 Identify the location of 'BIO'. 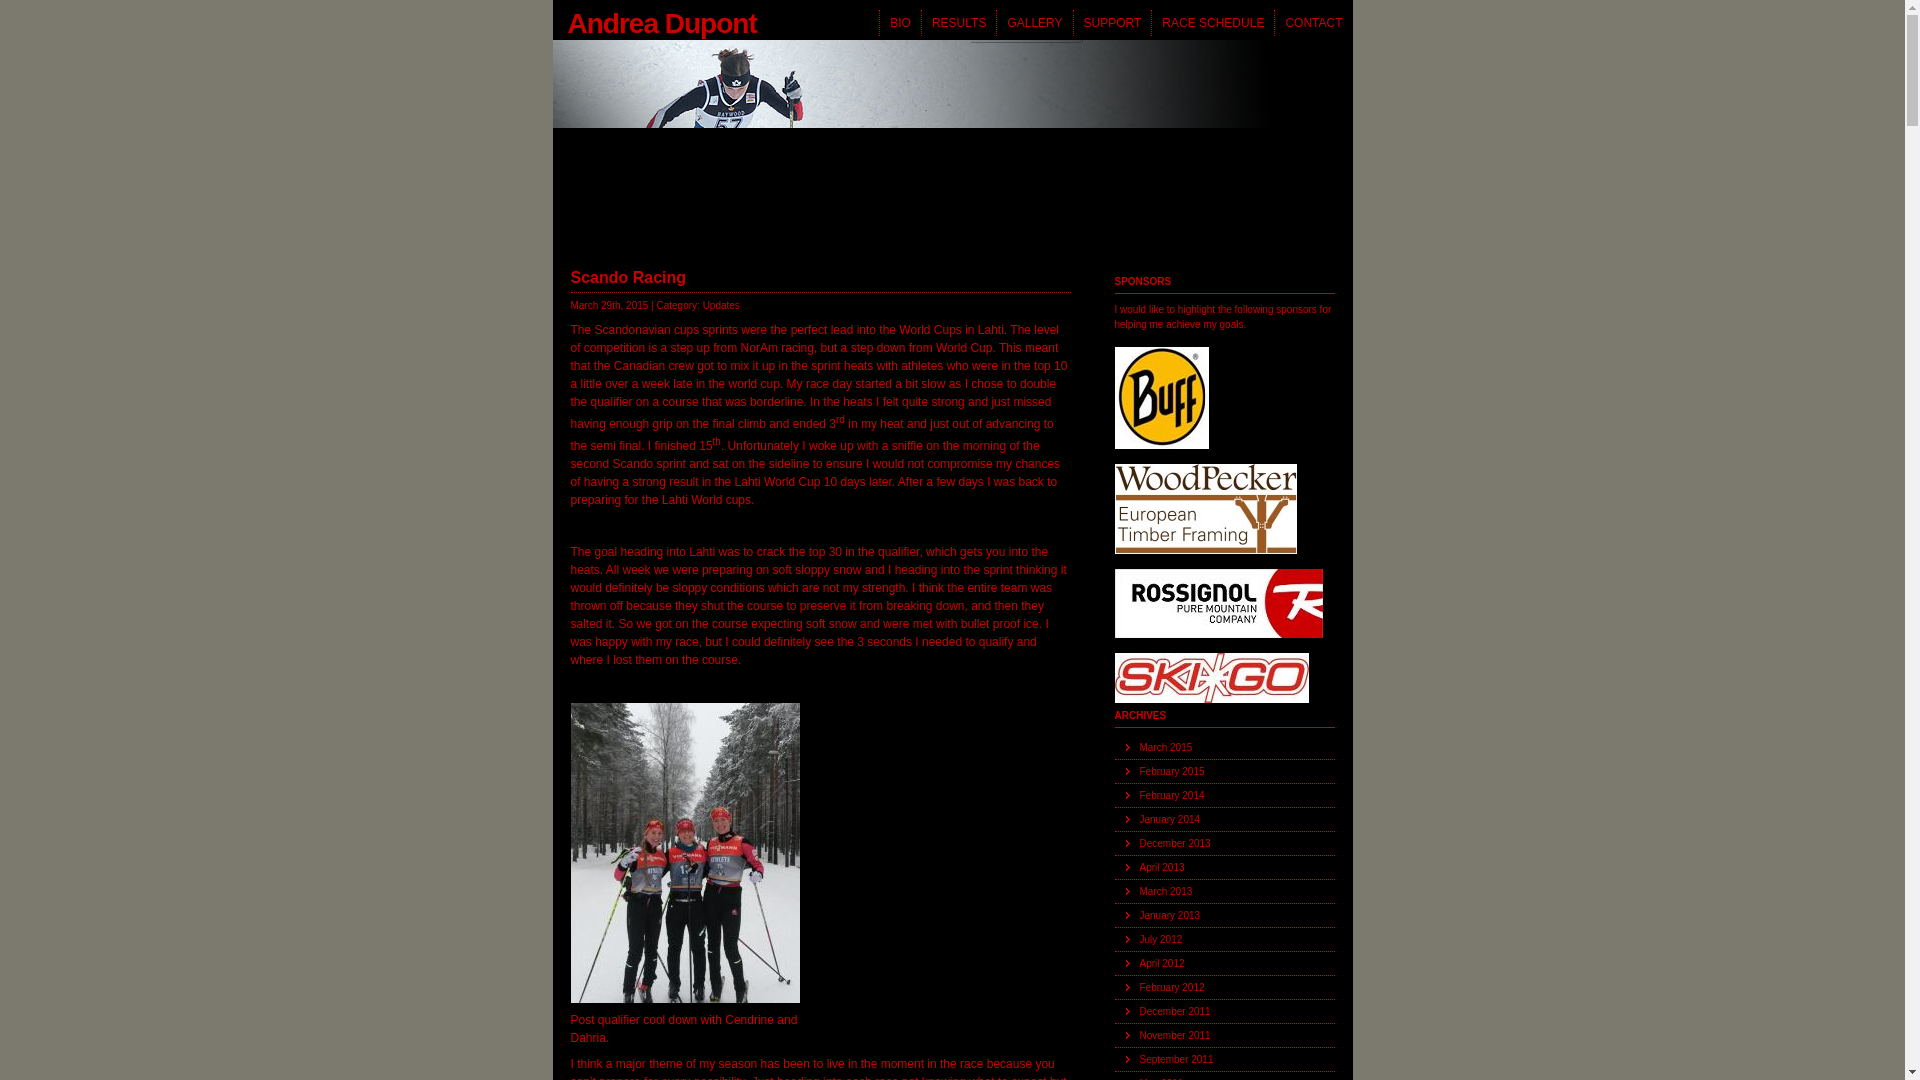
(878, 23).